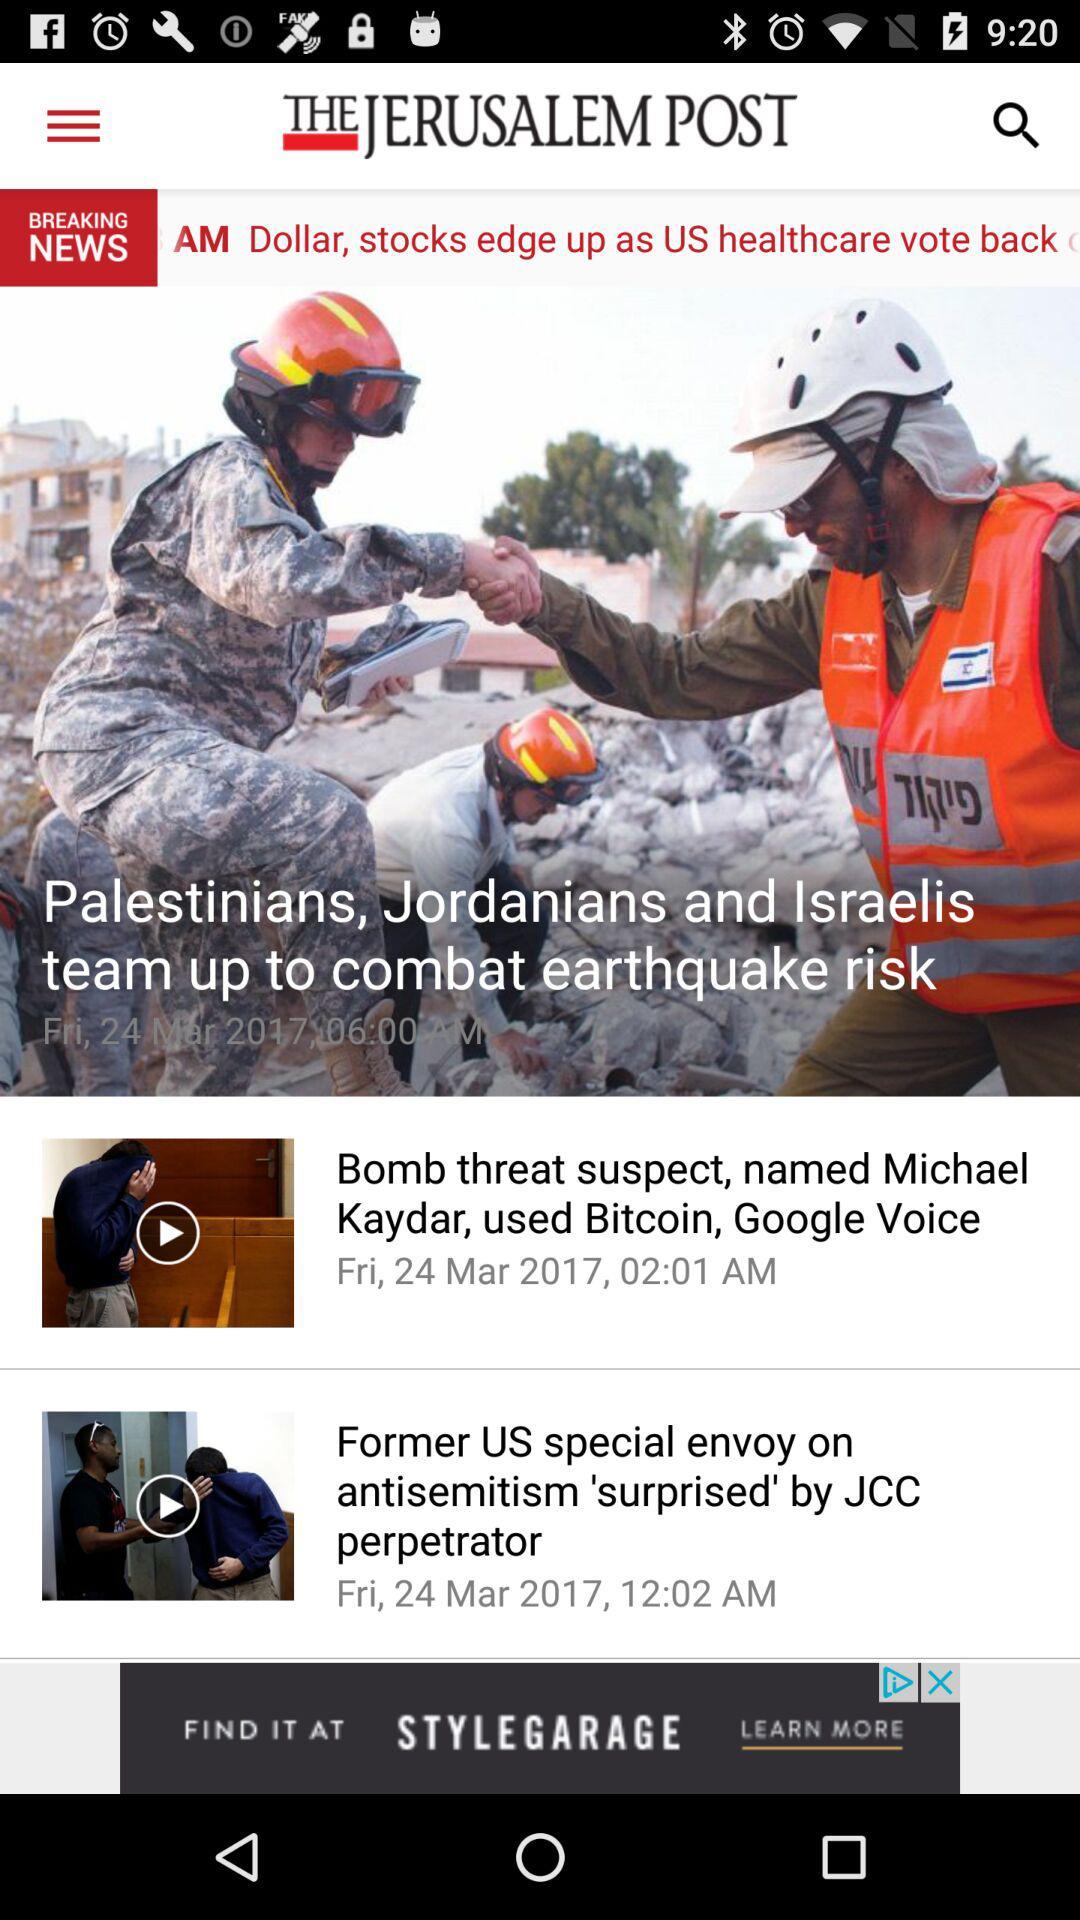  I want to click on the play button beside bomb threat suspect named michael kaydar used bitcoin google voice, so click(167, 1232).